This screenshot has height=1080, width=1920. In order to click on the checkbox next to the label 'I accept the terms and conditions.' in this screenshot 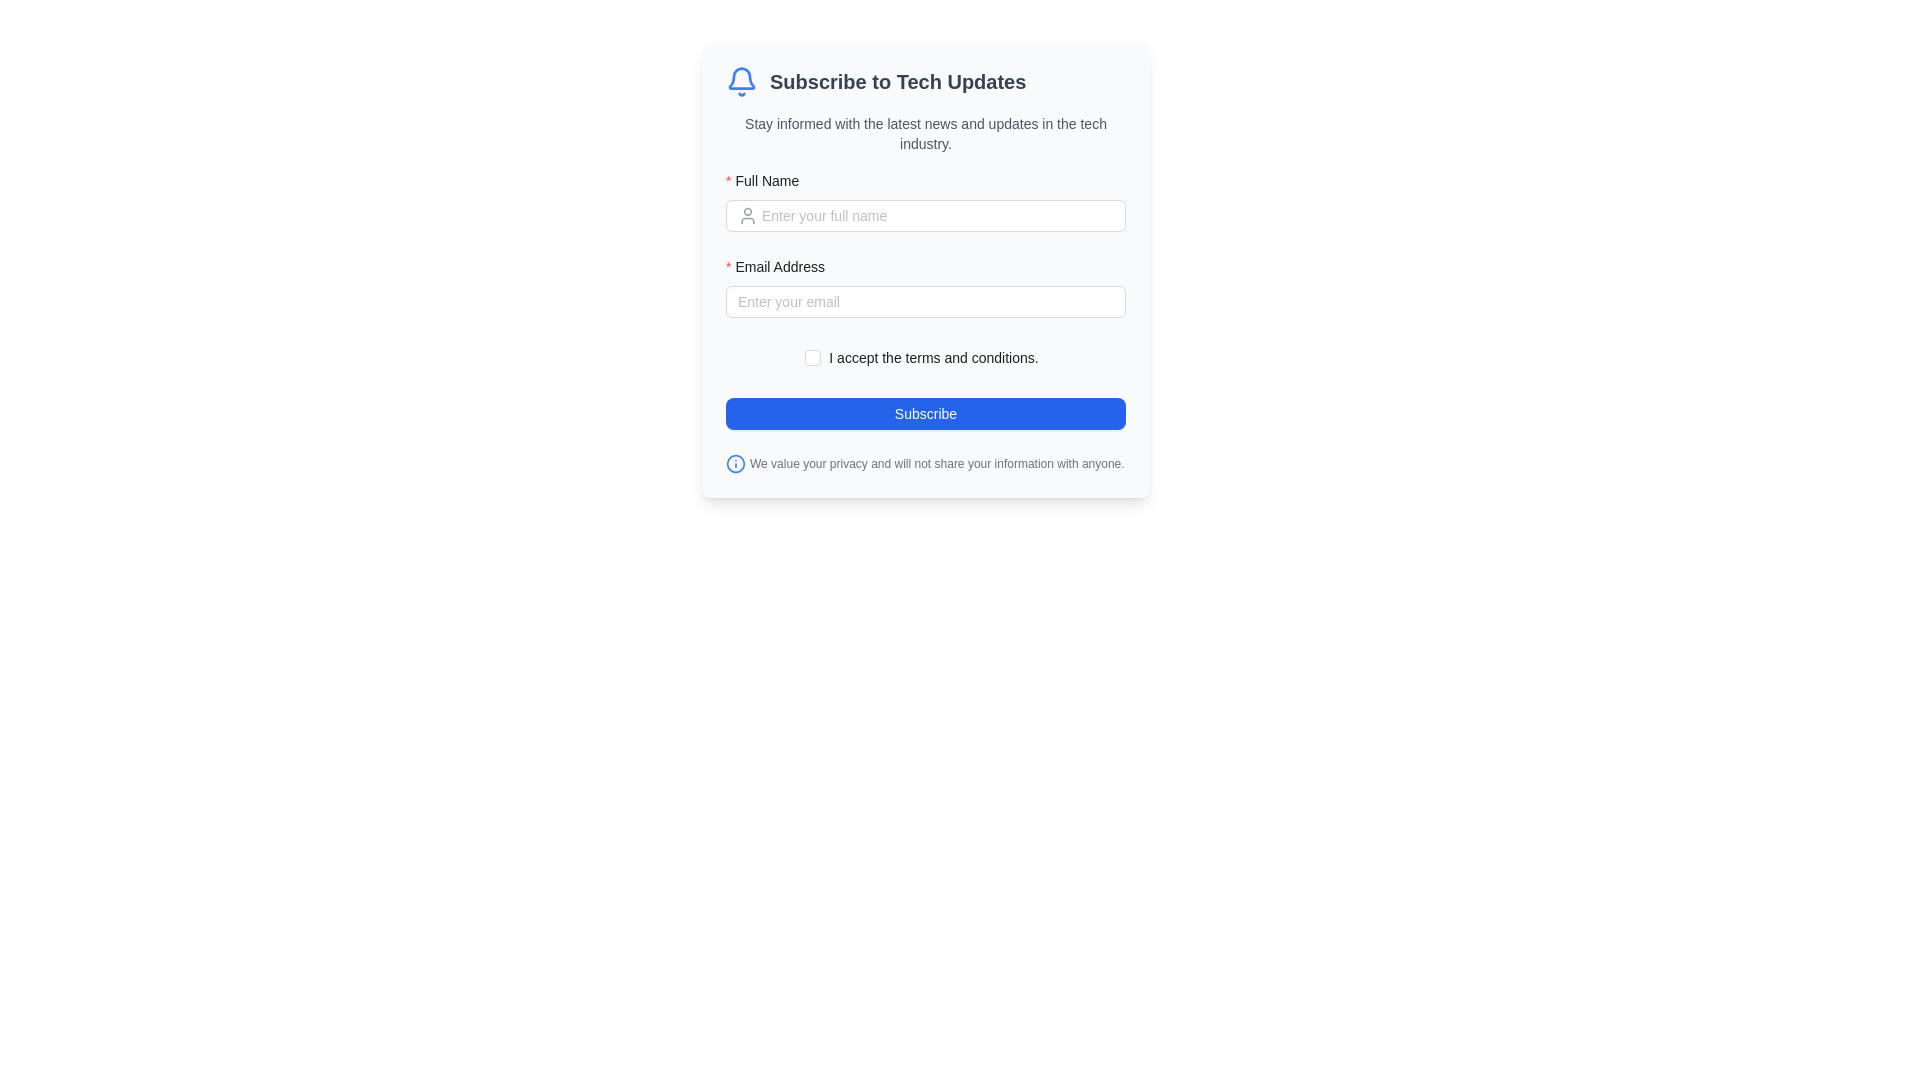, I will do `click(925, 357)`.